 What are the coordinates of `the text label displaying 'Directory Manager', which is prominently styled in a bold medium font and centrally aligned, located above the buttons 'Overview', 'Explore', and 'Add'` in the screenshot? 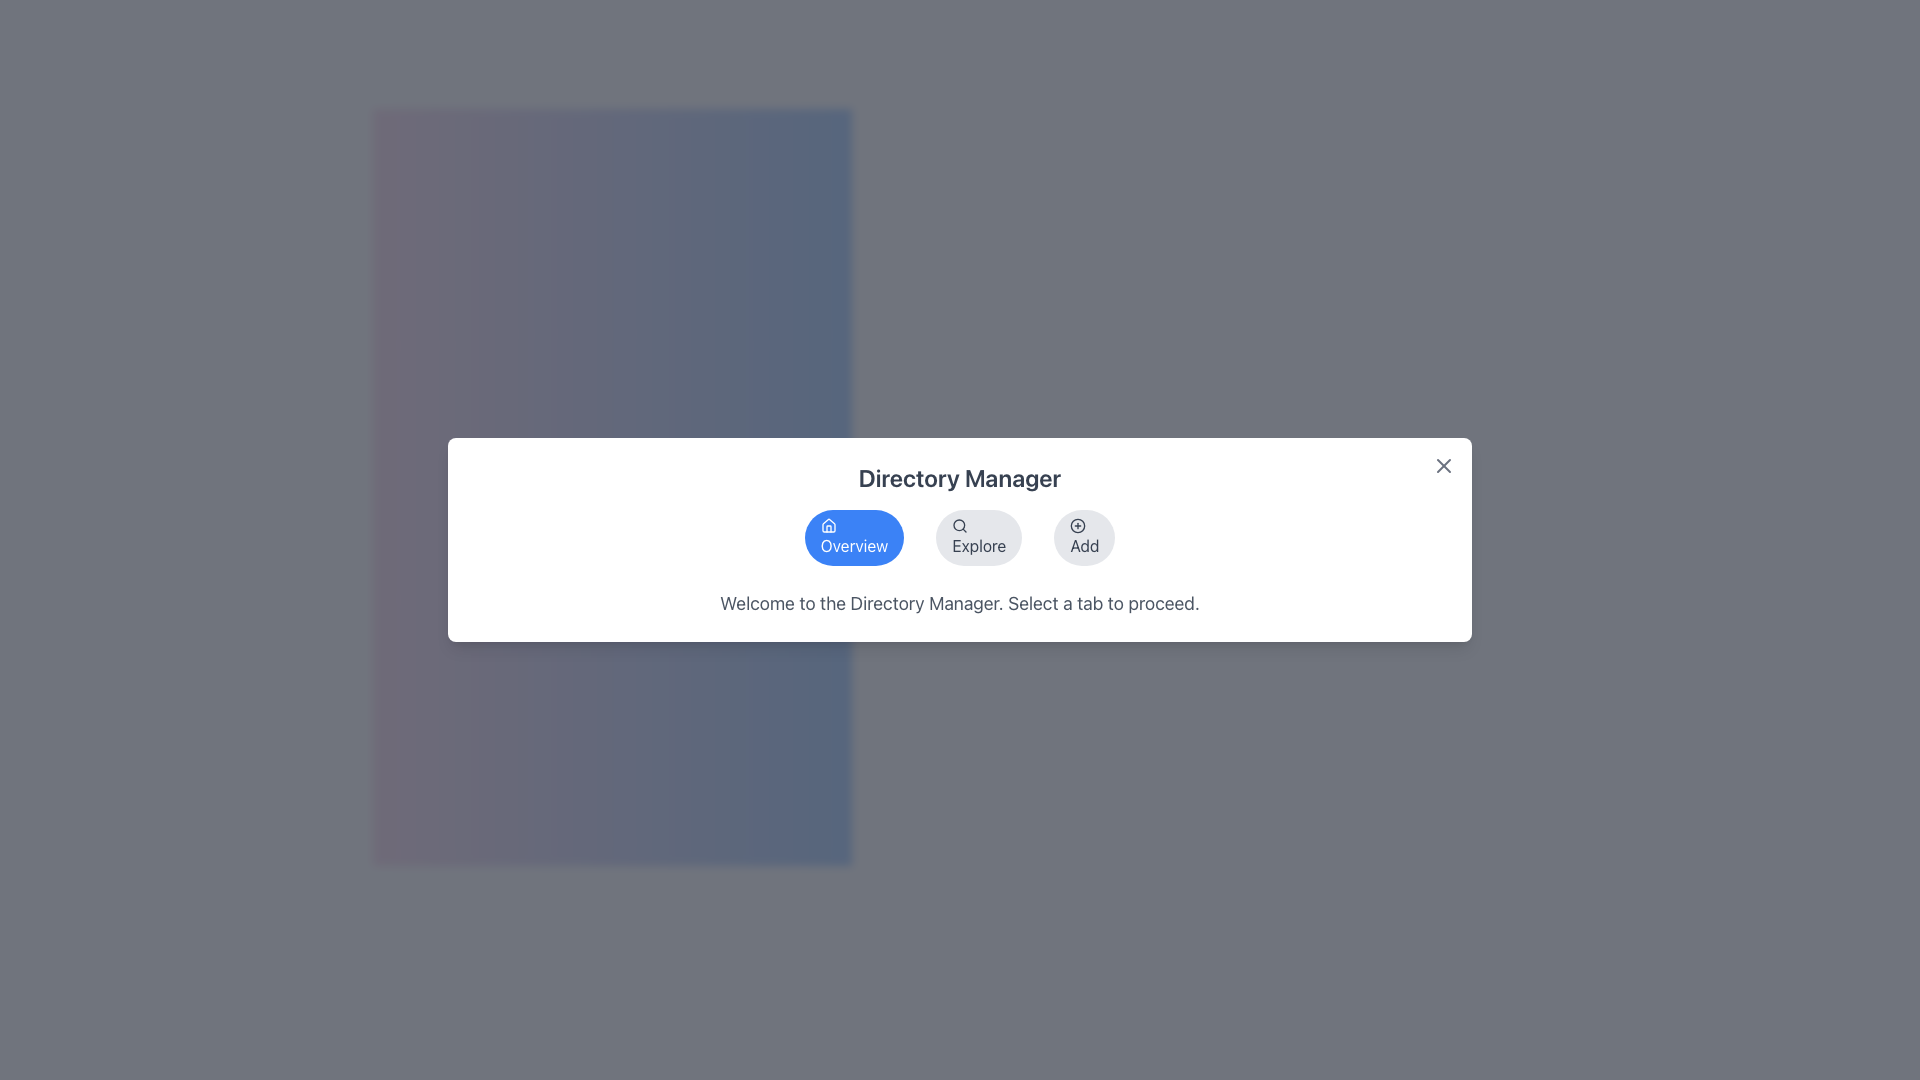 It's located at (960, 478).